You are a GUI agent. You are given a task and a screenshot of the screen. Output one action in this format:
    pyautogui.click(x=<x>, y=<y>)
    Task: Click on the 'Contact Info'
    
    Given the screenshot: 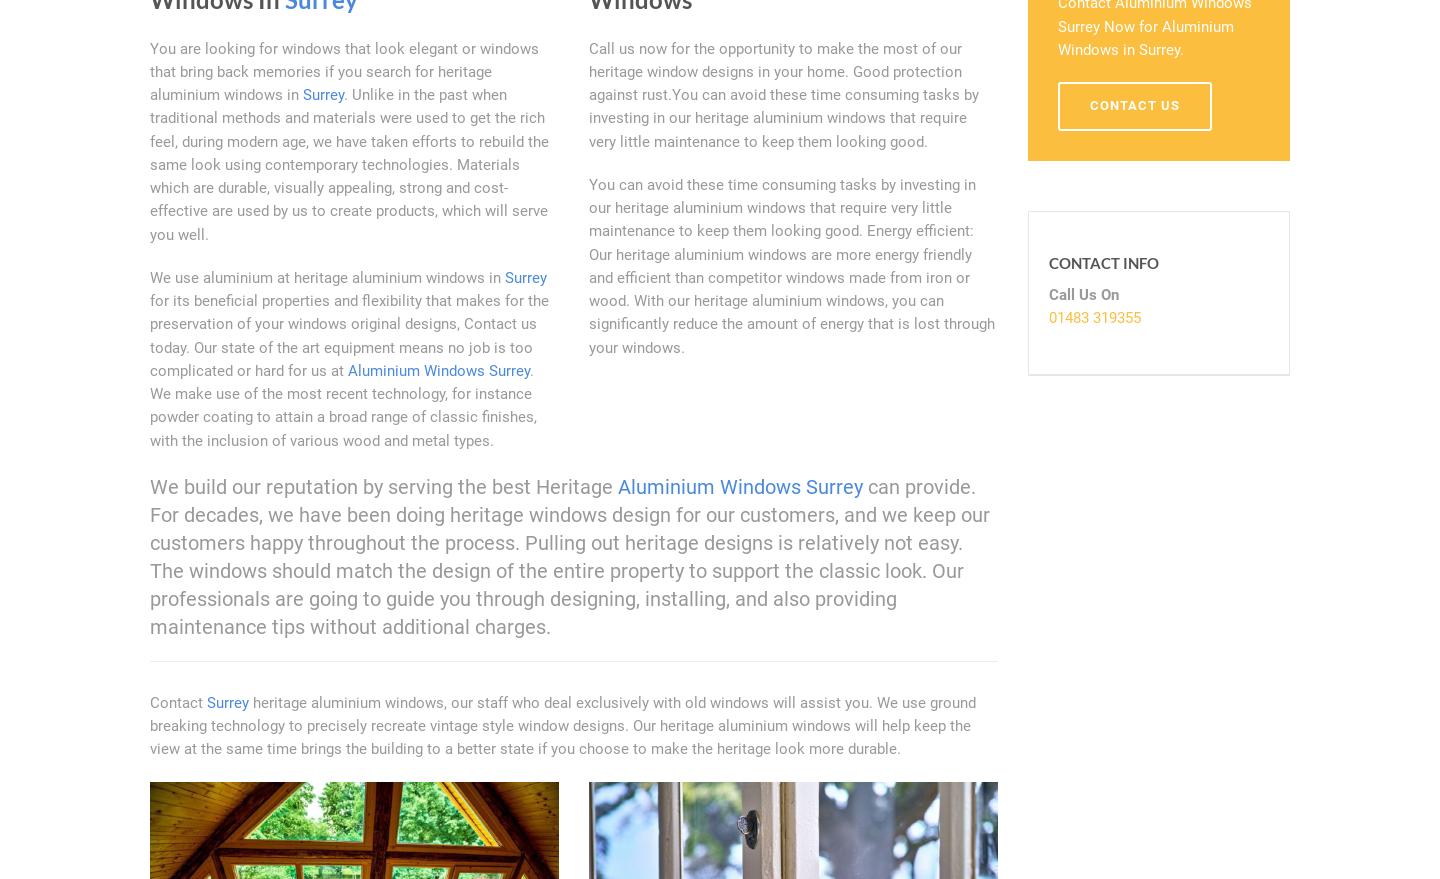 What is the action you would take?
    pyautogui.click(x=1102, y=261)
    